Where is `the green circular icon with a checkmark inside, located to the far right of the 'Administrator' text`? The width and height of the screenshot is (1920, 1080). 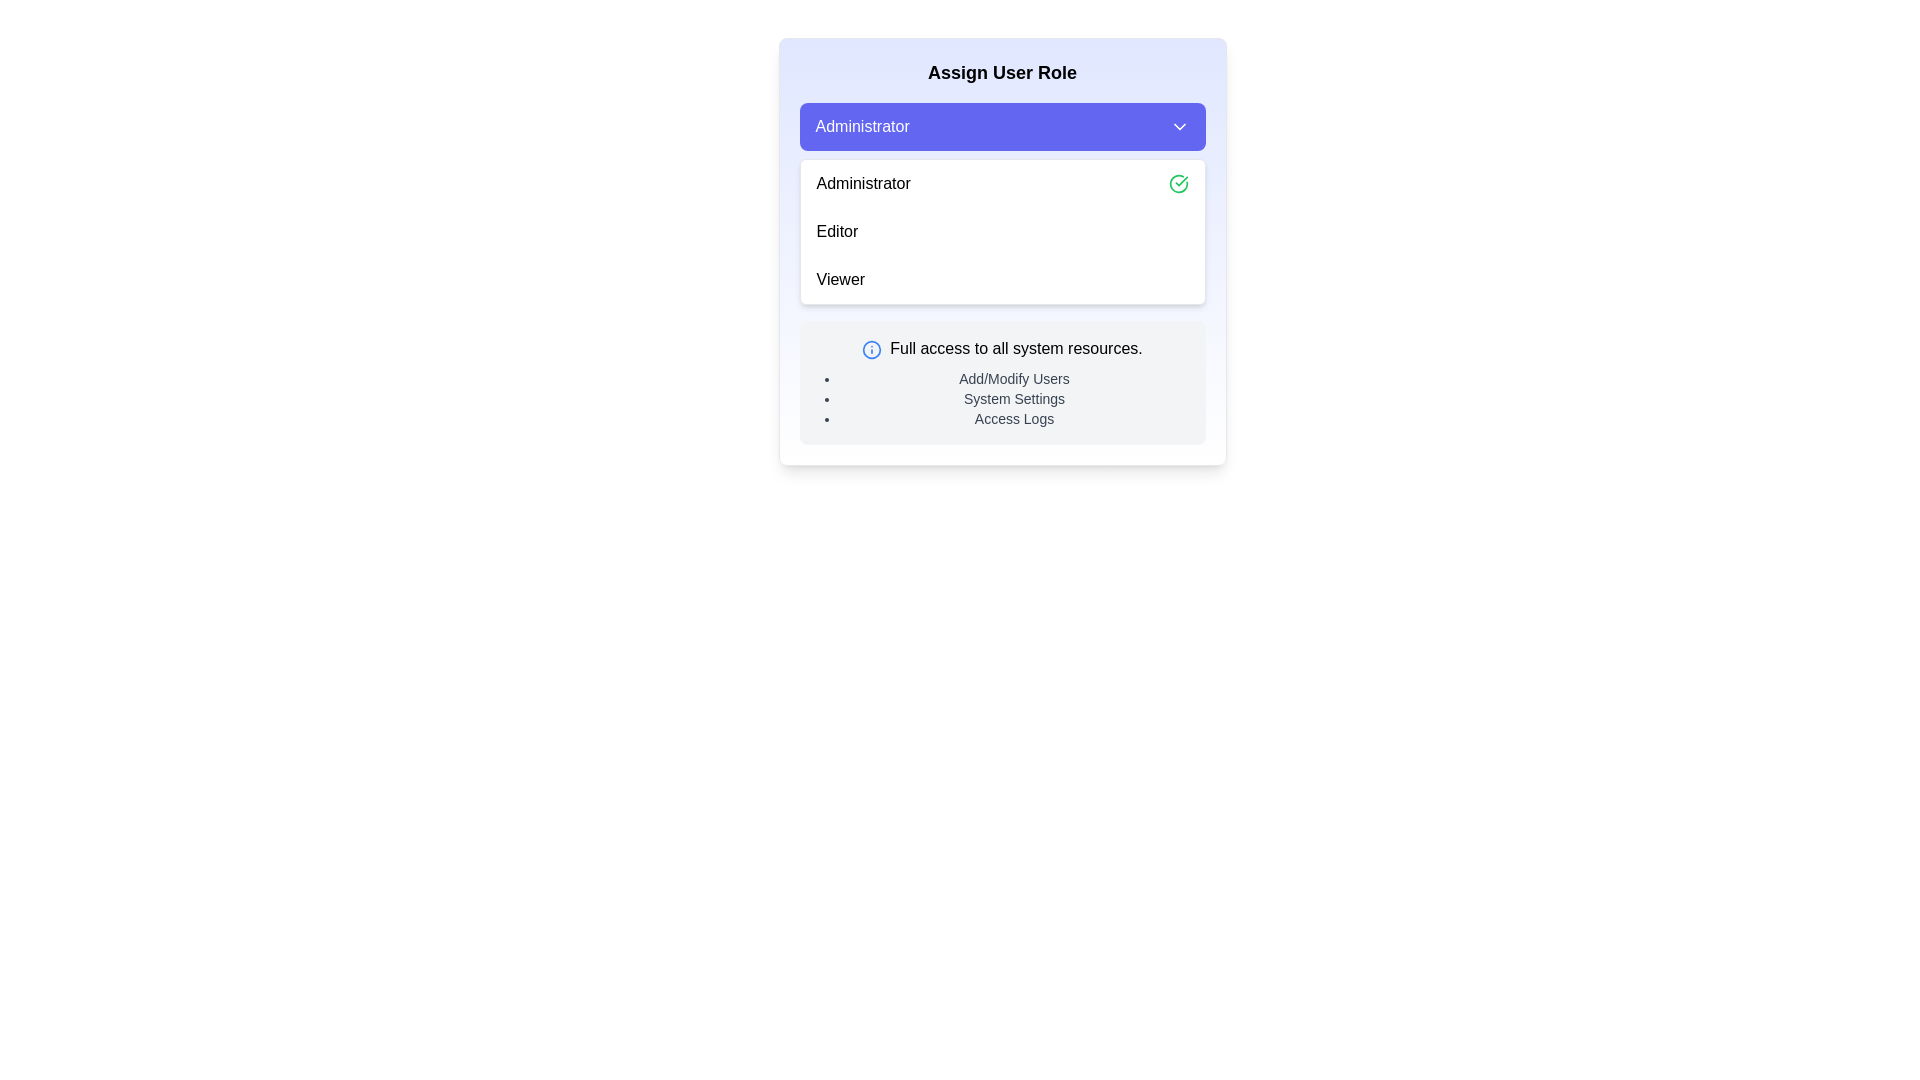
the green circular icon with a checkmark inside, located to the far right of the 'Administrator' text is located at coordinates (1178, 184).